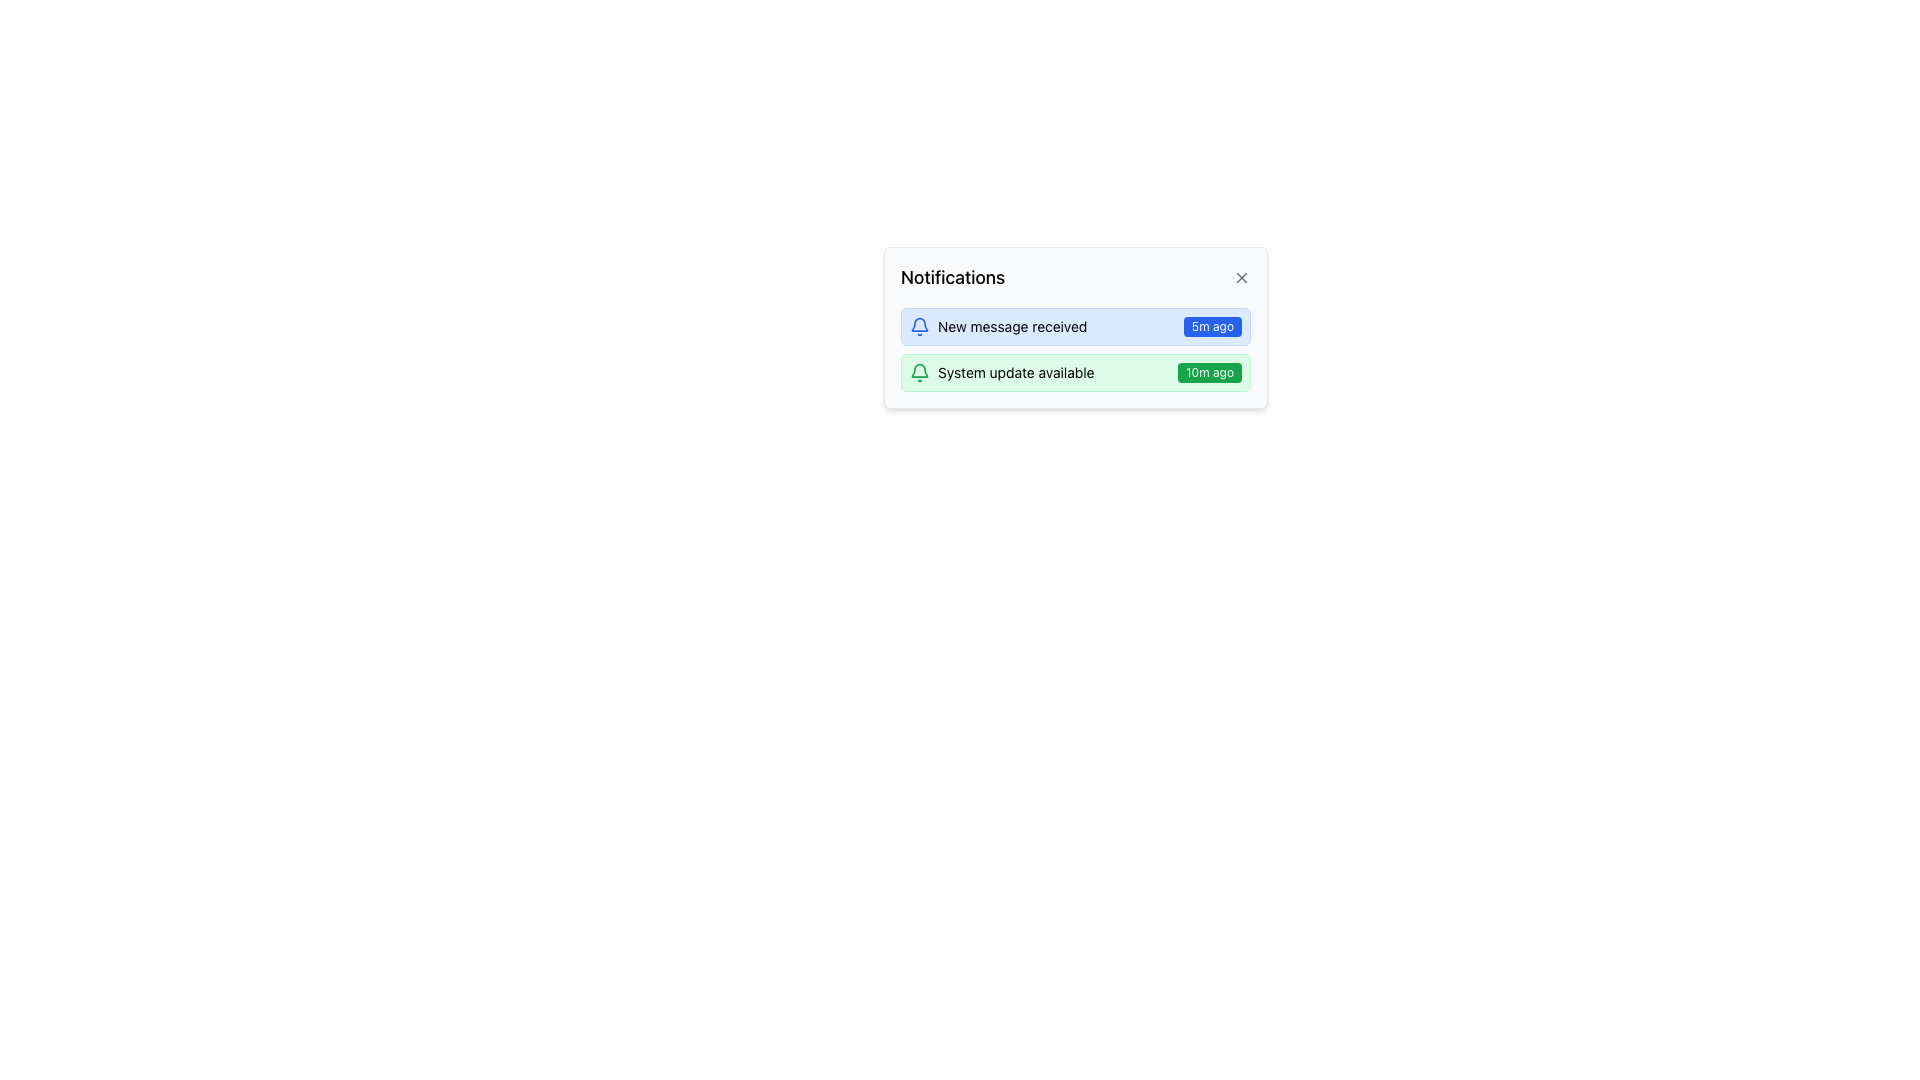 This screenshot has width=1920, height=1080. I want to click on the top notification entry with a blue background that shows 'New message received' and a timestamp '5m ago', so click(1074, 326).